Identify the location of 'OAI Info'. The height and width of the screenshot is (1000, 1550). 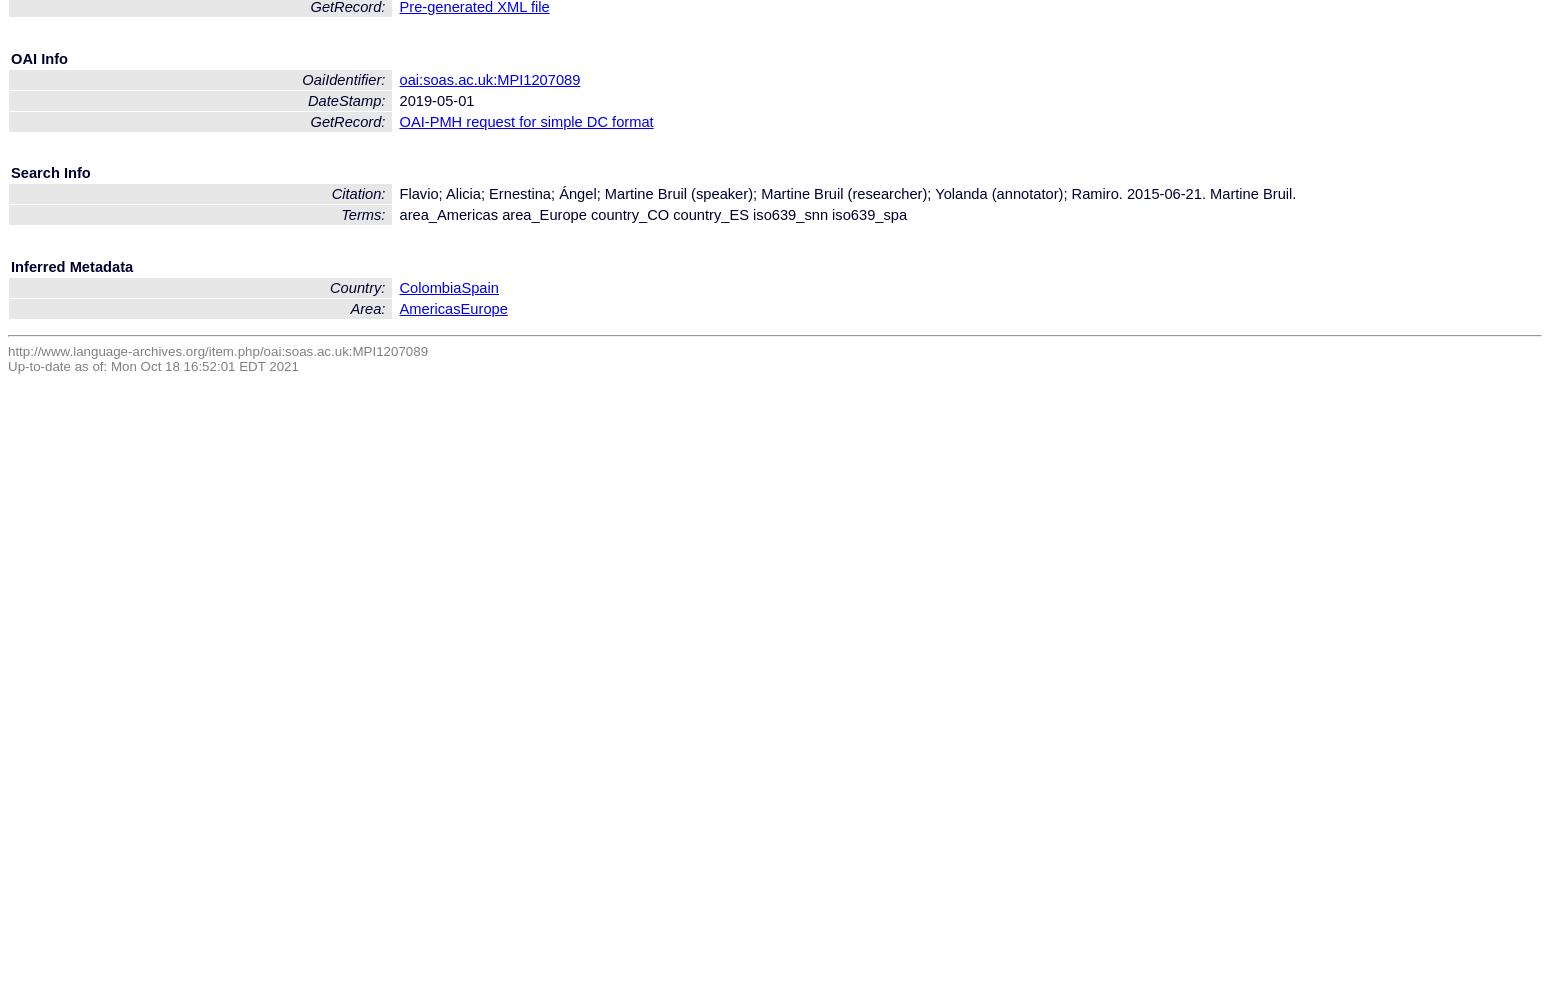
(38, 58).